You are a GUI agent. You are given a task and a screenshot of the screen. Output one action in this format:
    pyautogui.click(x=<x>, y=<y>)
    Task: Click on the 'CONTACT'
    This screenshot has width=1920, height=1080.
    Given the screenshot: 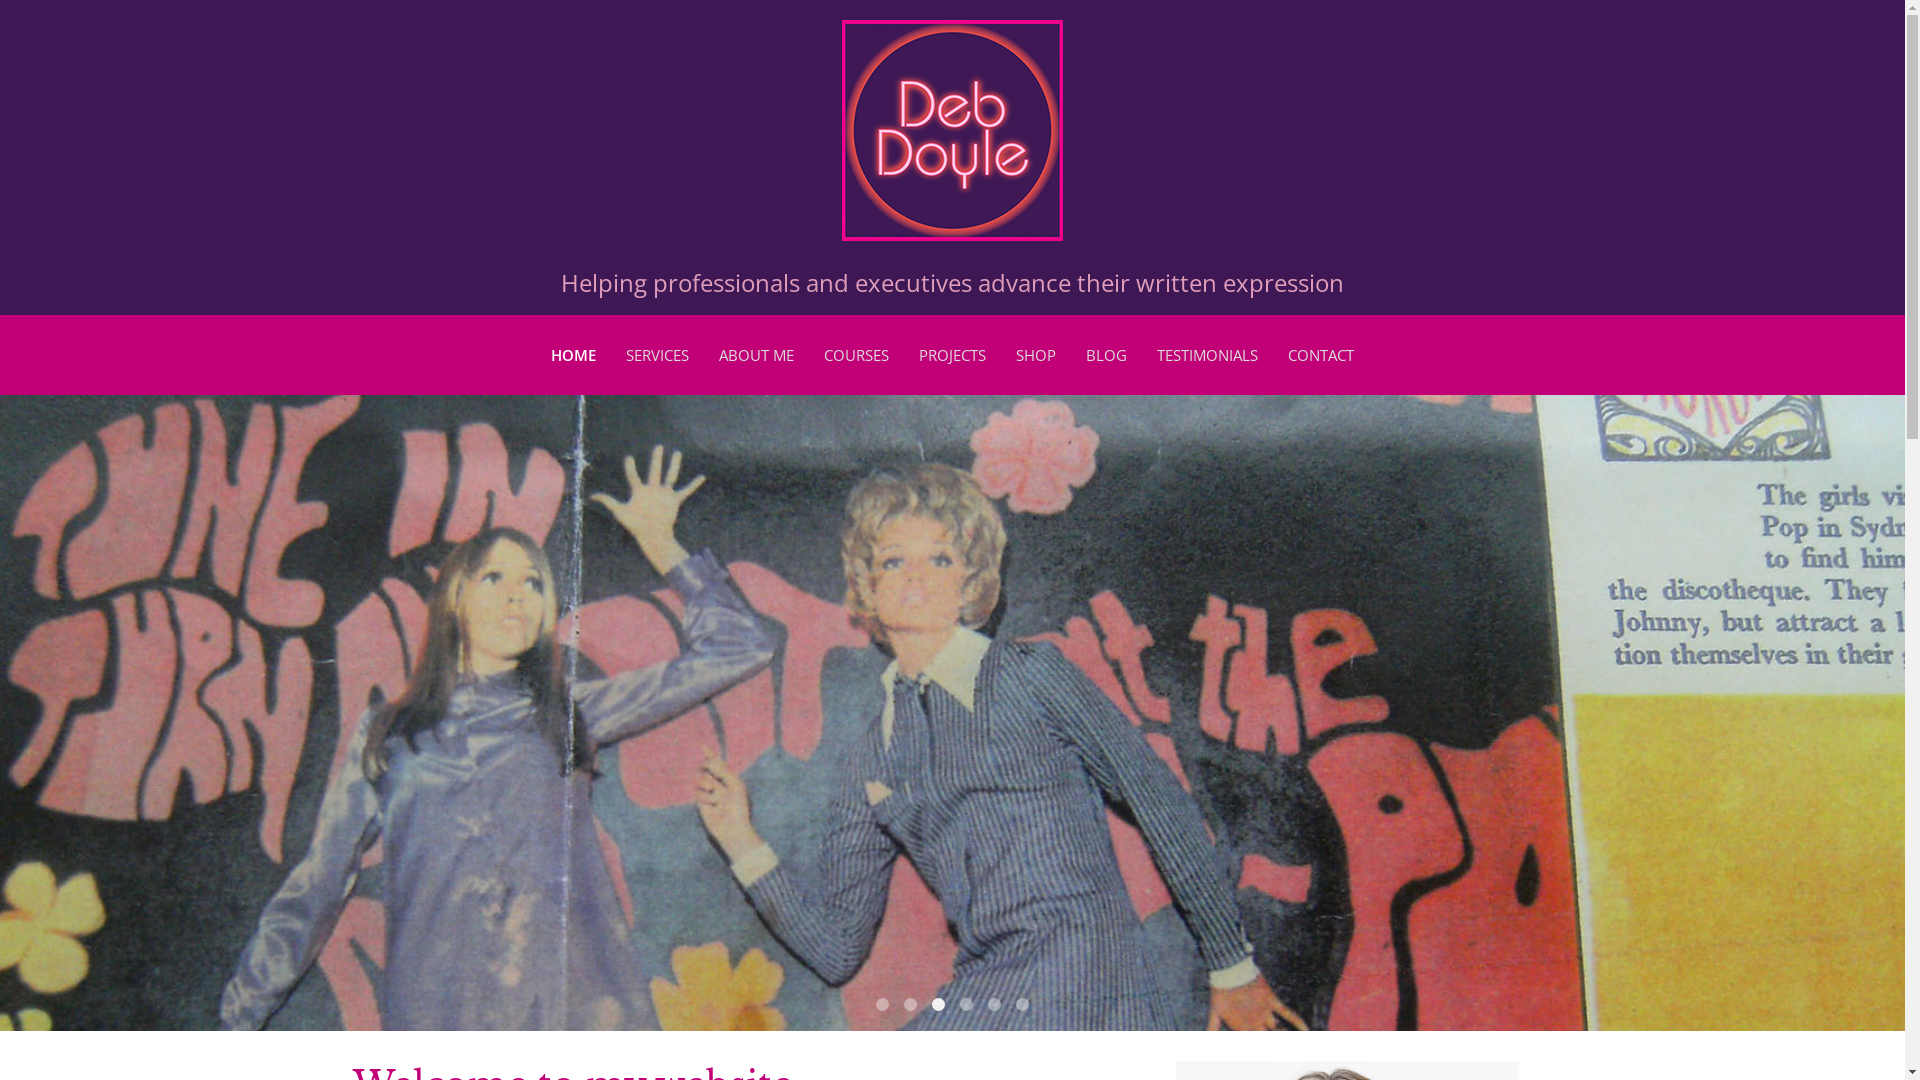 What is the action you would take?
    pyautogui.click(x=1287, y=353)
    